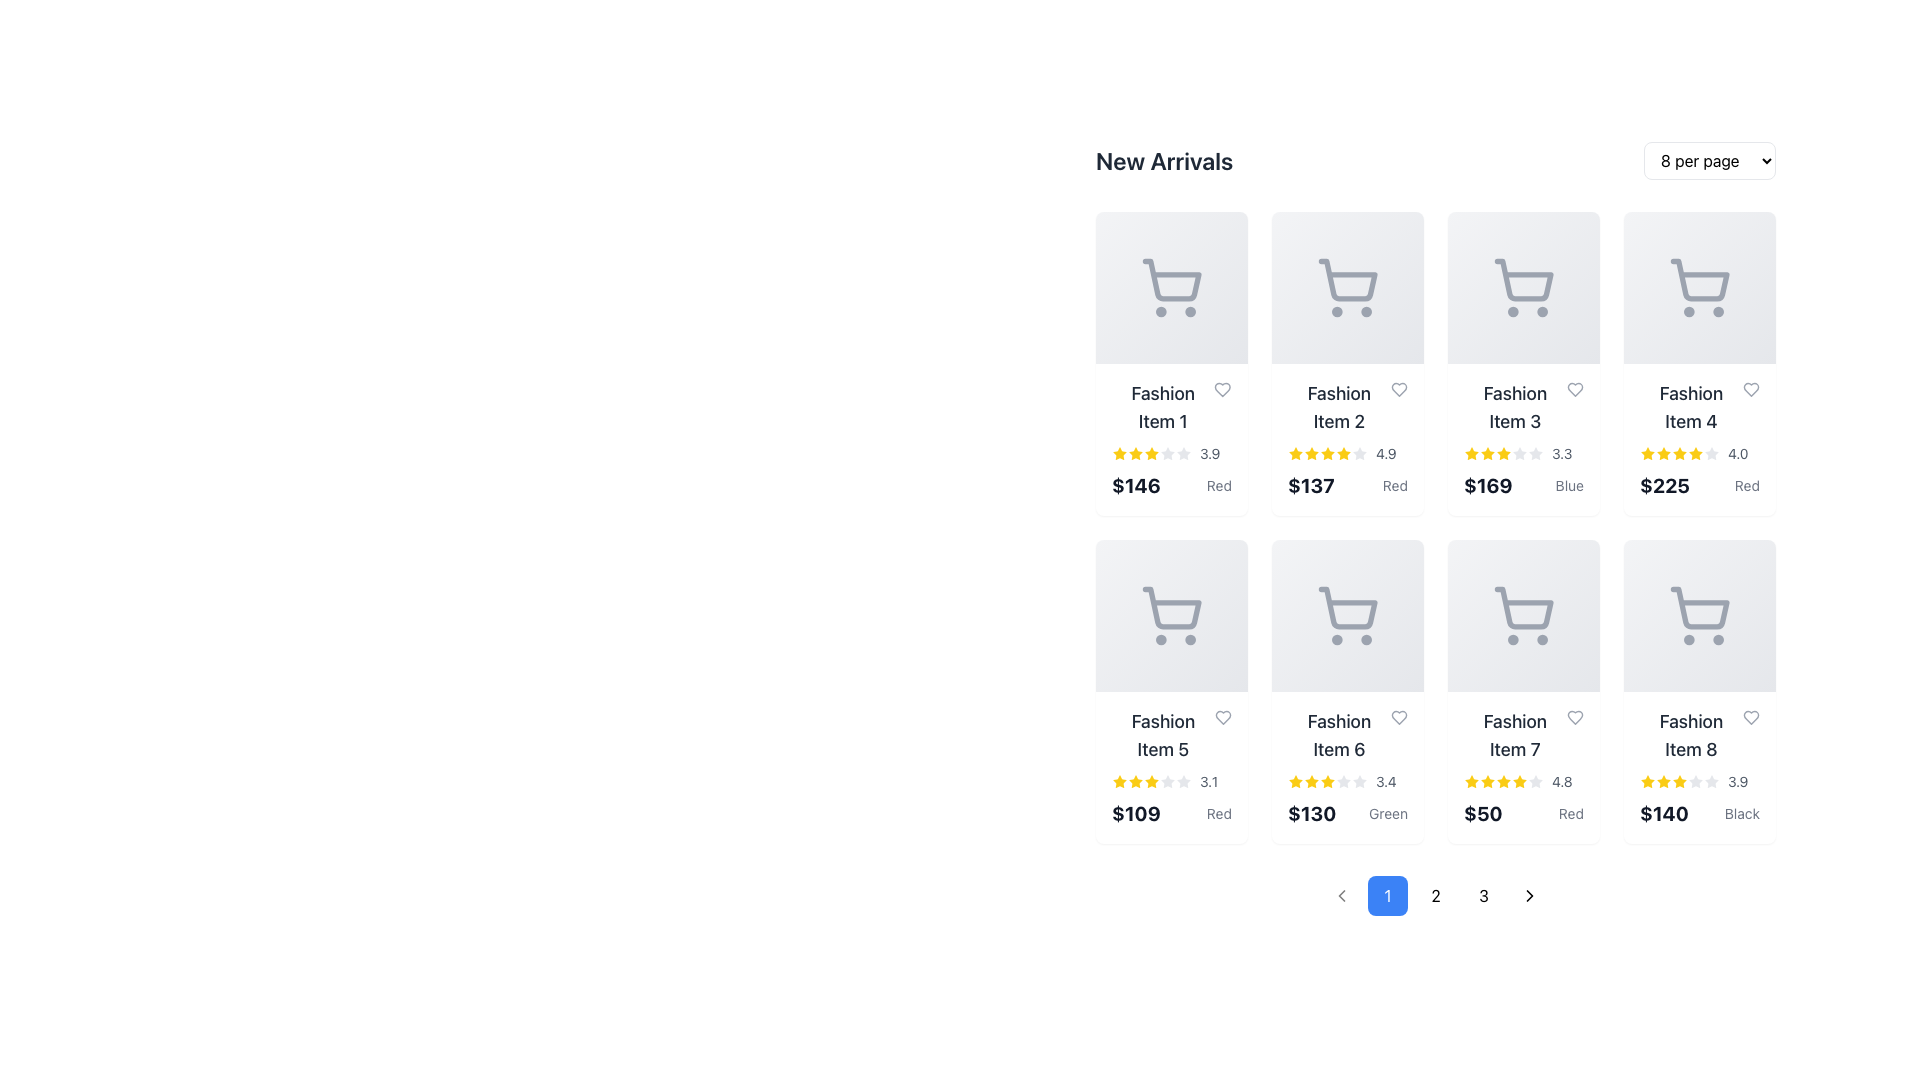  Describe the element at coordinates (1218, 486) in the screenshot. I see `text content of the color attribute label located in the first column of the first row of the product card, positioned directly below the price '$146'` at that location.